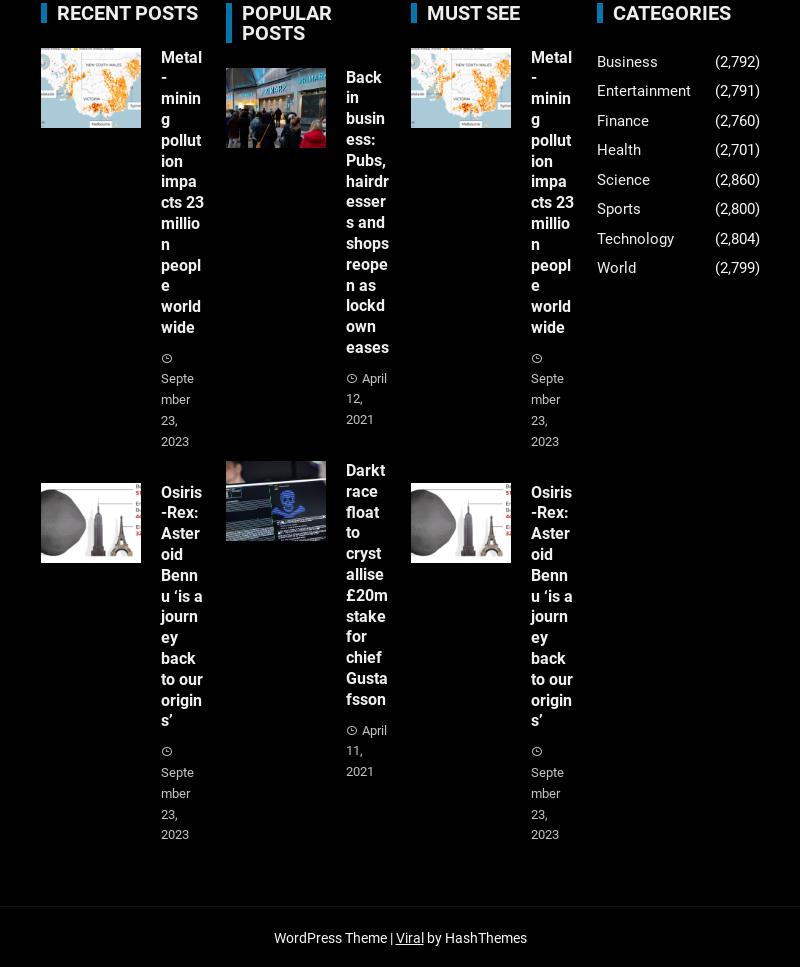  I want to click on 'Recent Posts', so click(125, 11).